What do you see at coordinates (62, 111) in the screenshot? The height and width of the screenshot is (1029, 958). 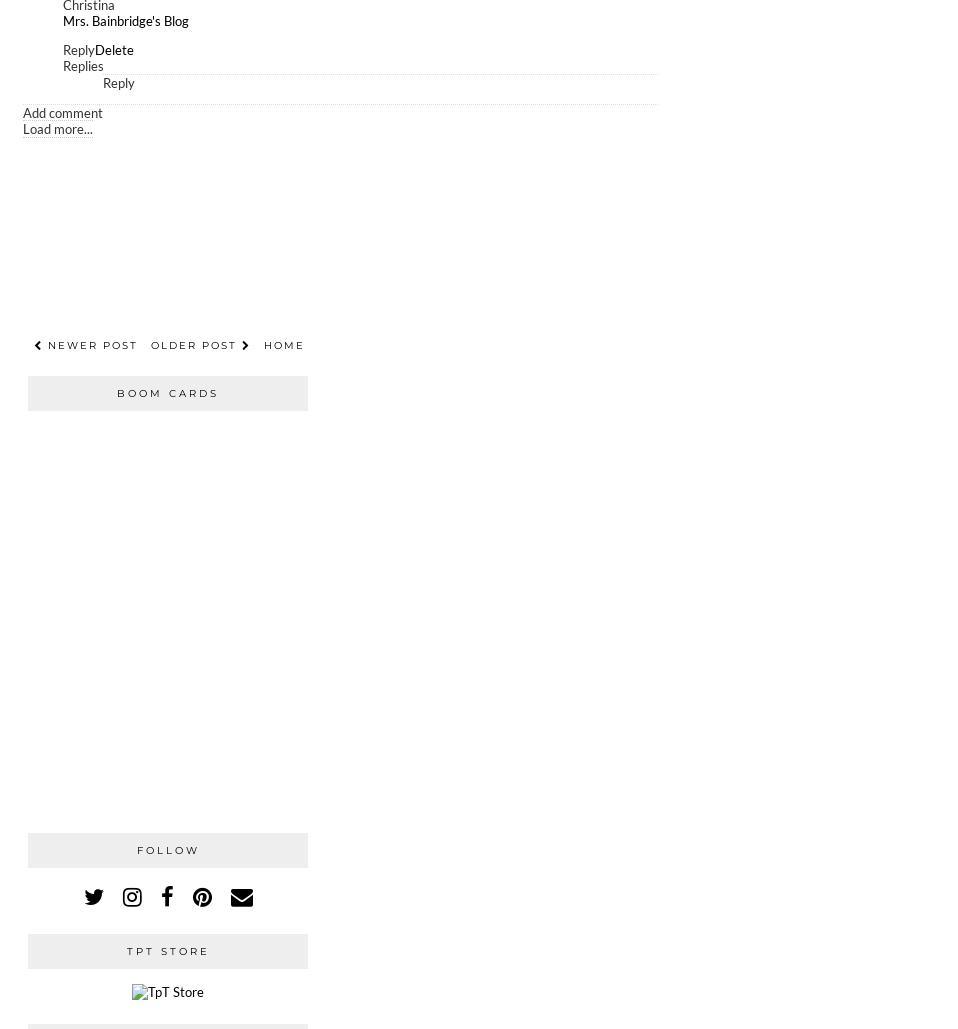 I see `'Add comment'` at bounding box center [62, 111].